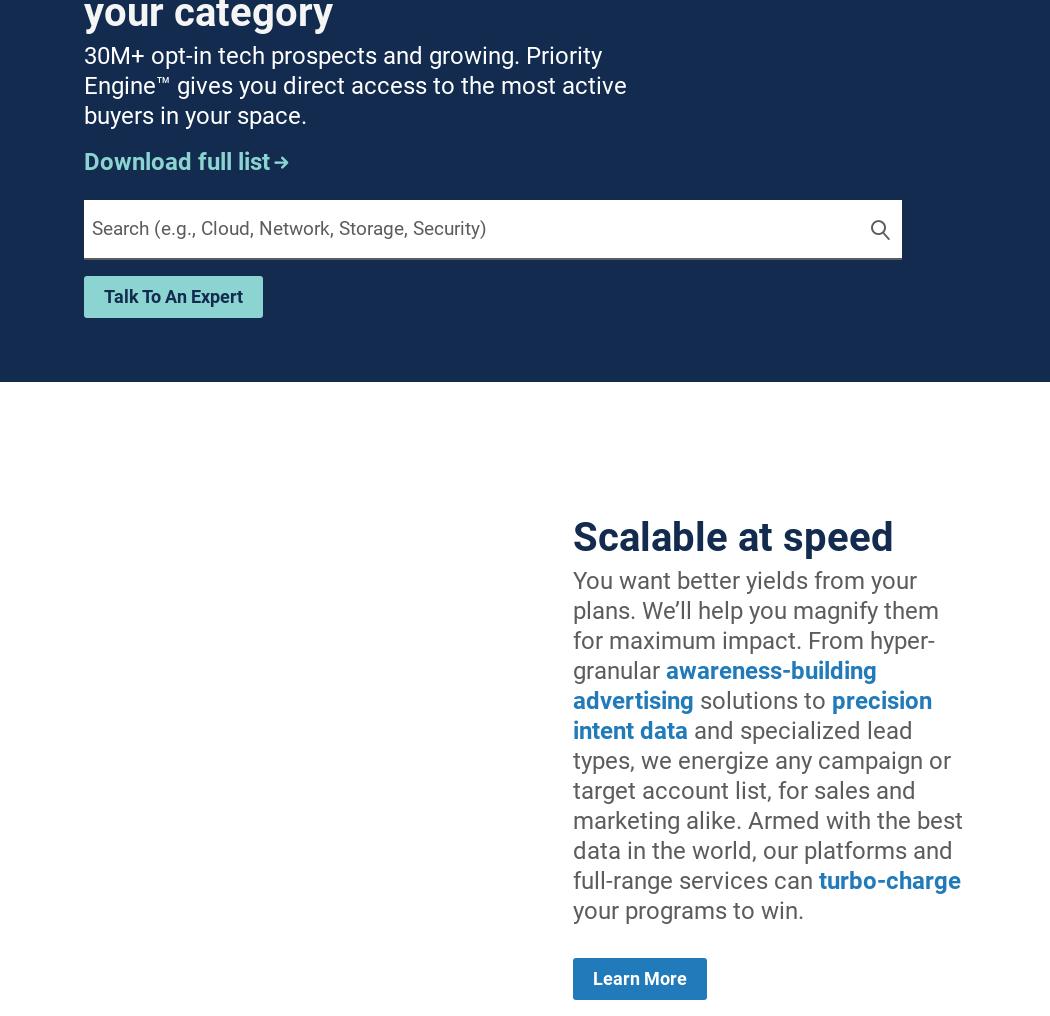  I want to click on 'You want better yields from your plans. We’ll help you magnify them for maximum impact. From hyper-granular', so click(756, 625).